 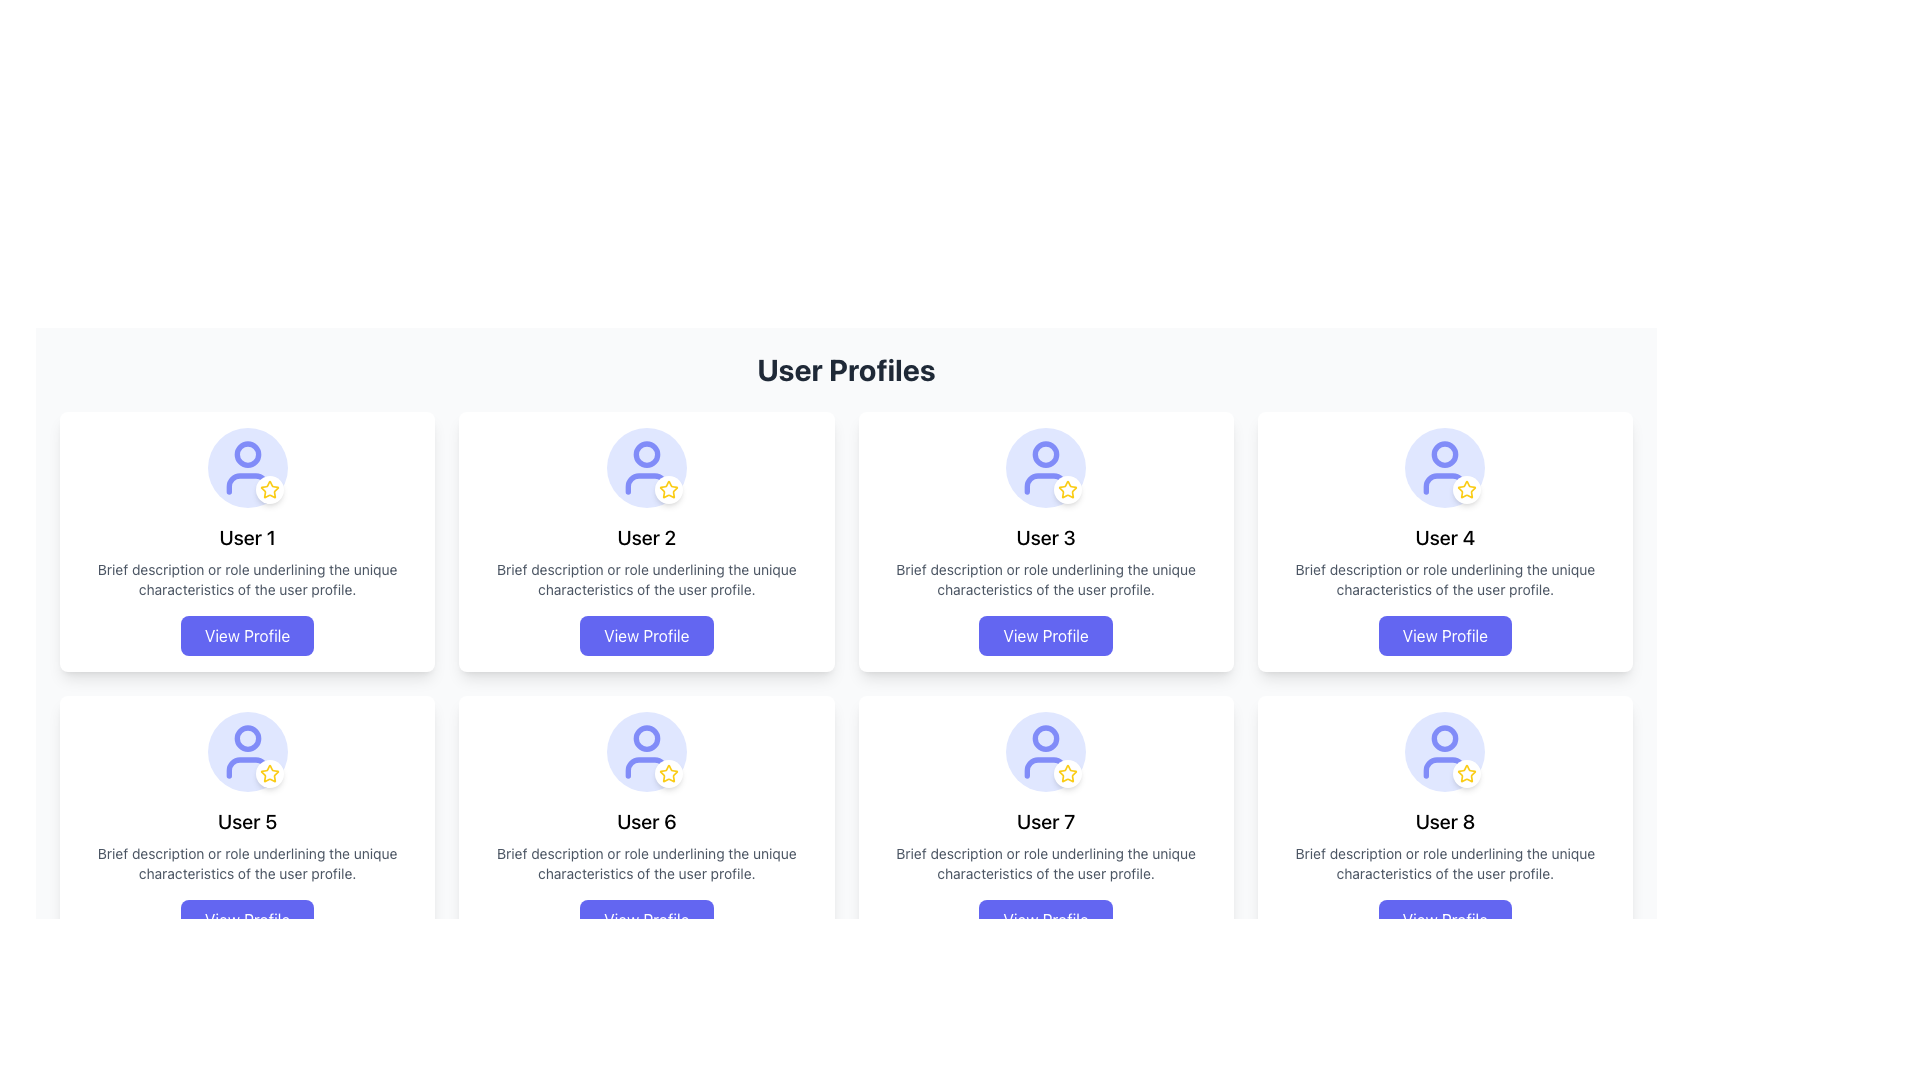 I want to click on the text label identifying 'User 5', located in the middle of the second row of user profile cards, so click(x=246, y=821).